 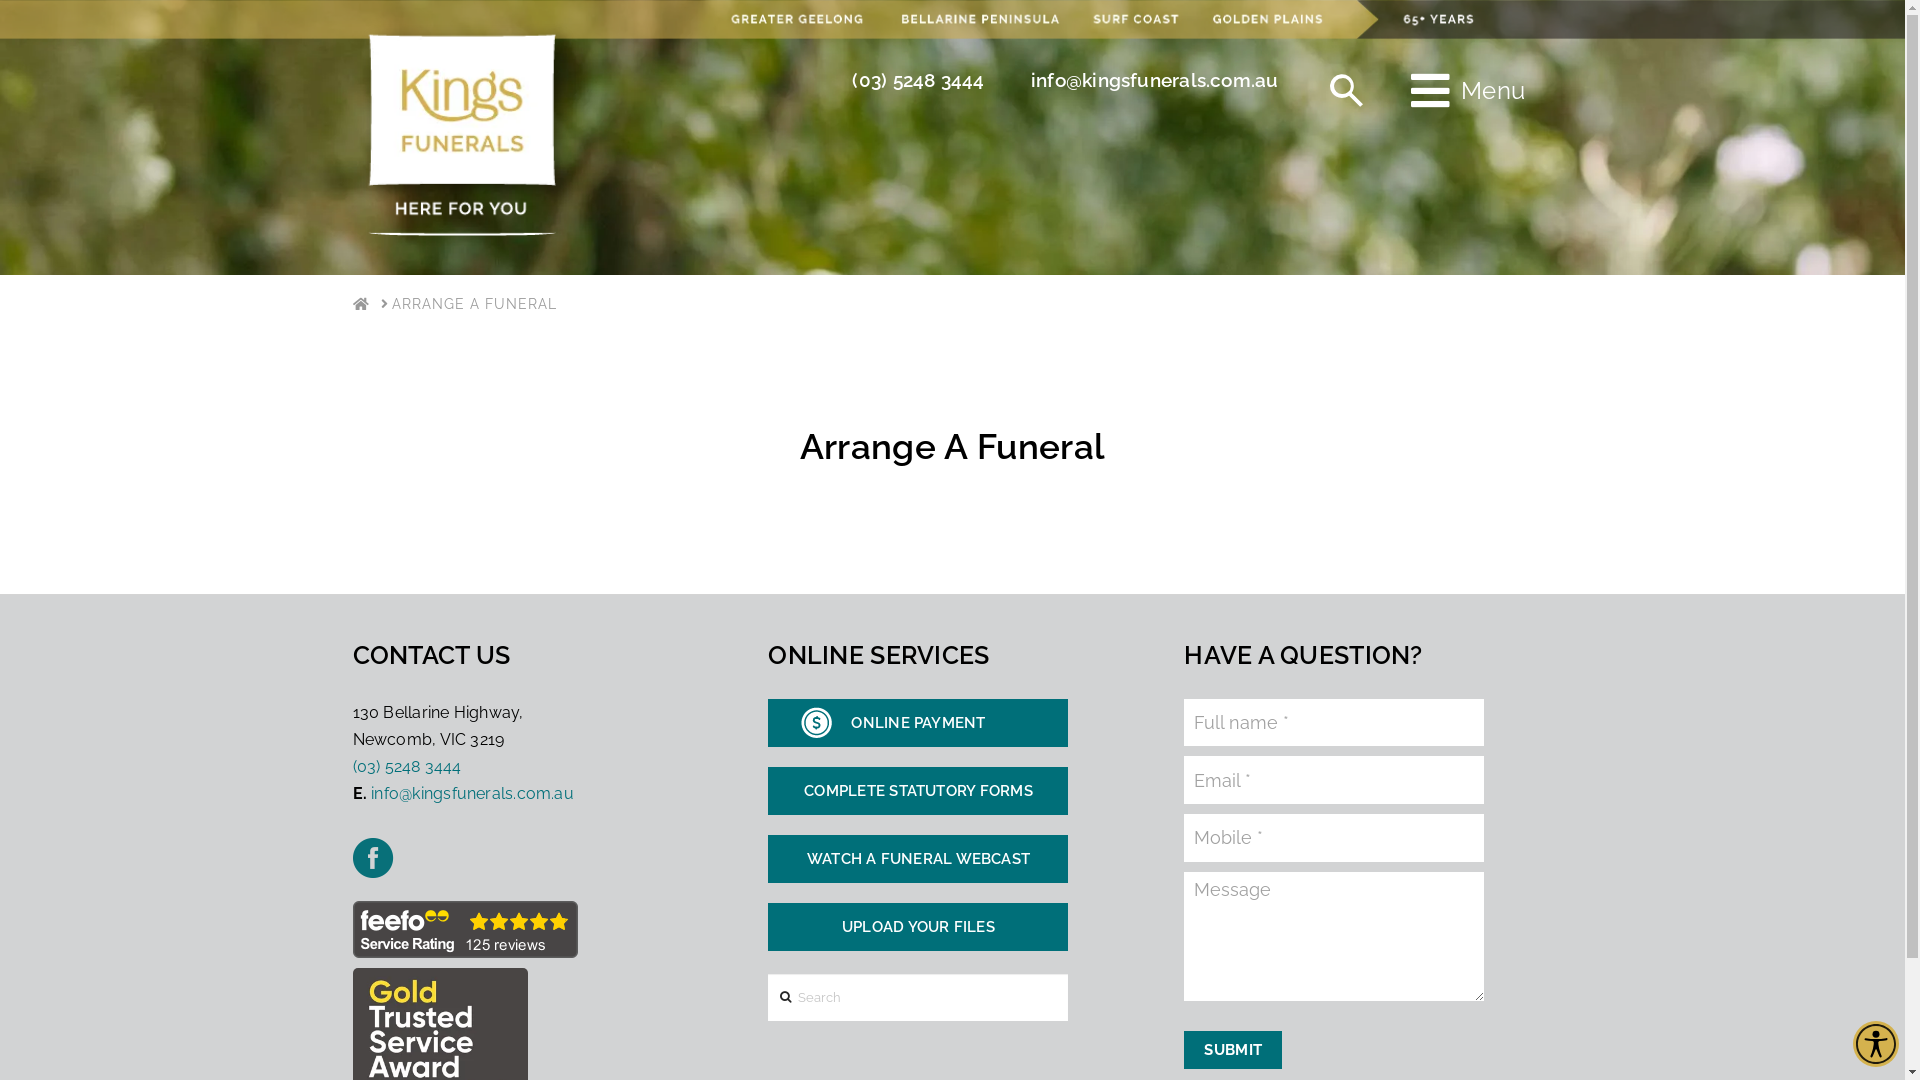 I want to click on 'SUBMIT', so click(x=1232, y=1048).